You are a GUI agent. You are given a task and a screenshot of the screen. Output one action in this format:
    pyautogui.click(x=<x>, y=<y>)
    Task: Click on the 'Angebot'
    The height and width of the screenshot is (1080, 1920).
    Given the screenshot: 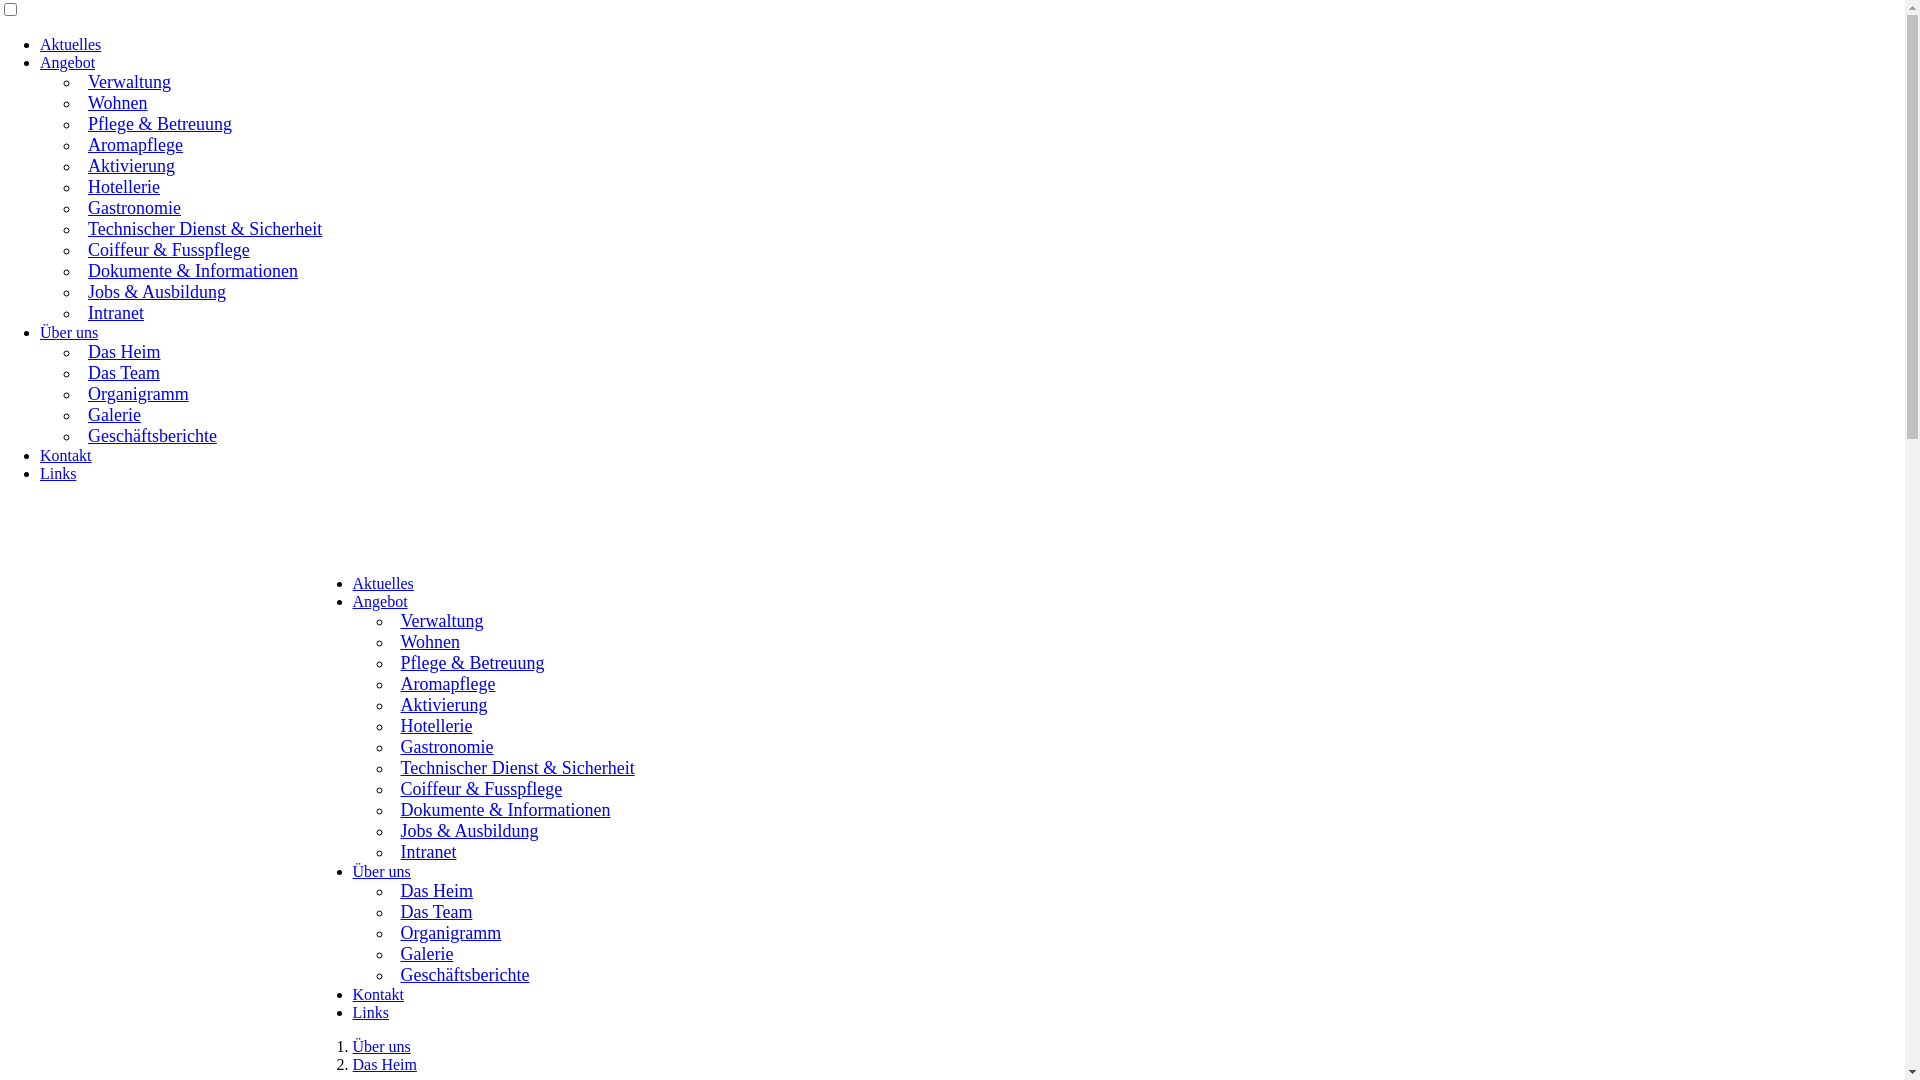 What is the action you would take?
    pyautogui.click(x=39, y=61)
    